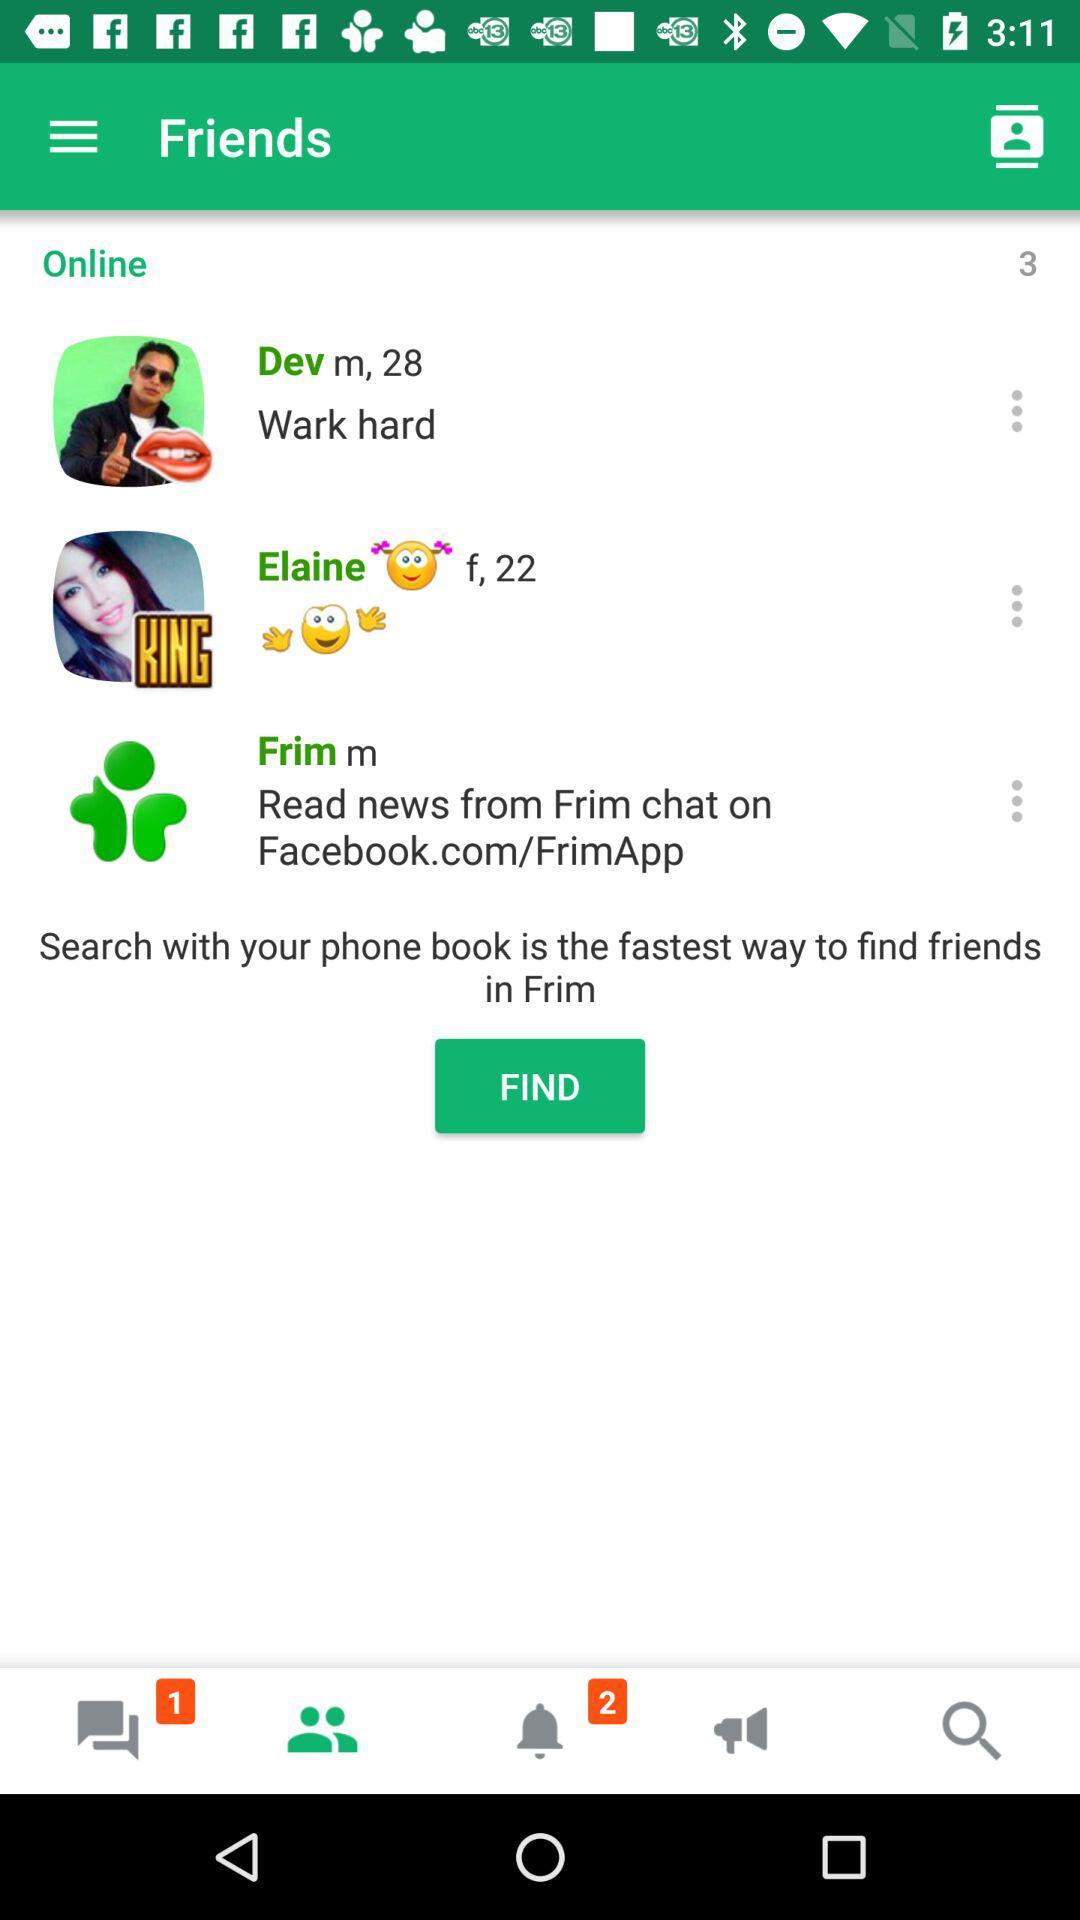  I want to click on more settings, so click(1017, 604).